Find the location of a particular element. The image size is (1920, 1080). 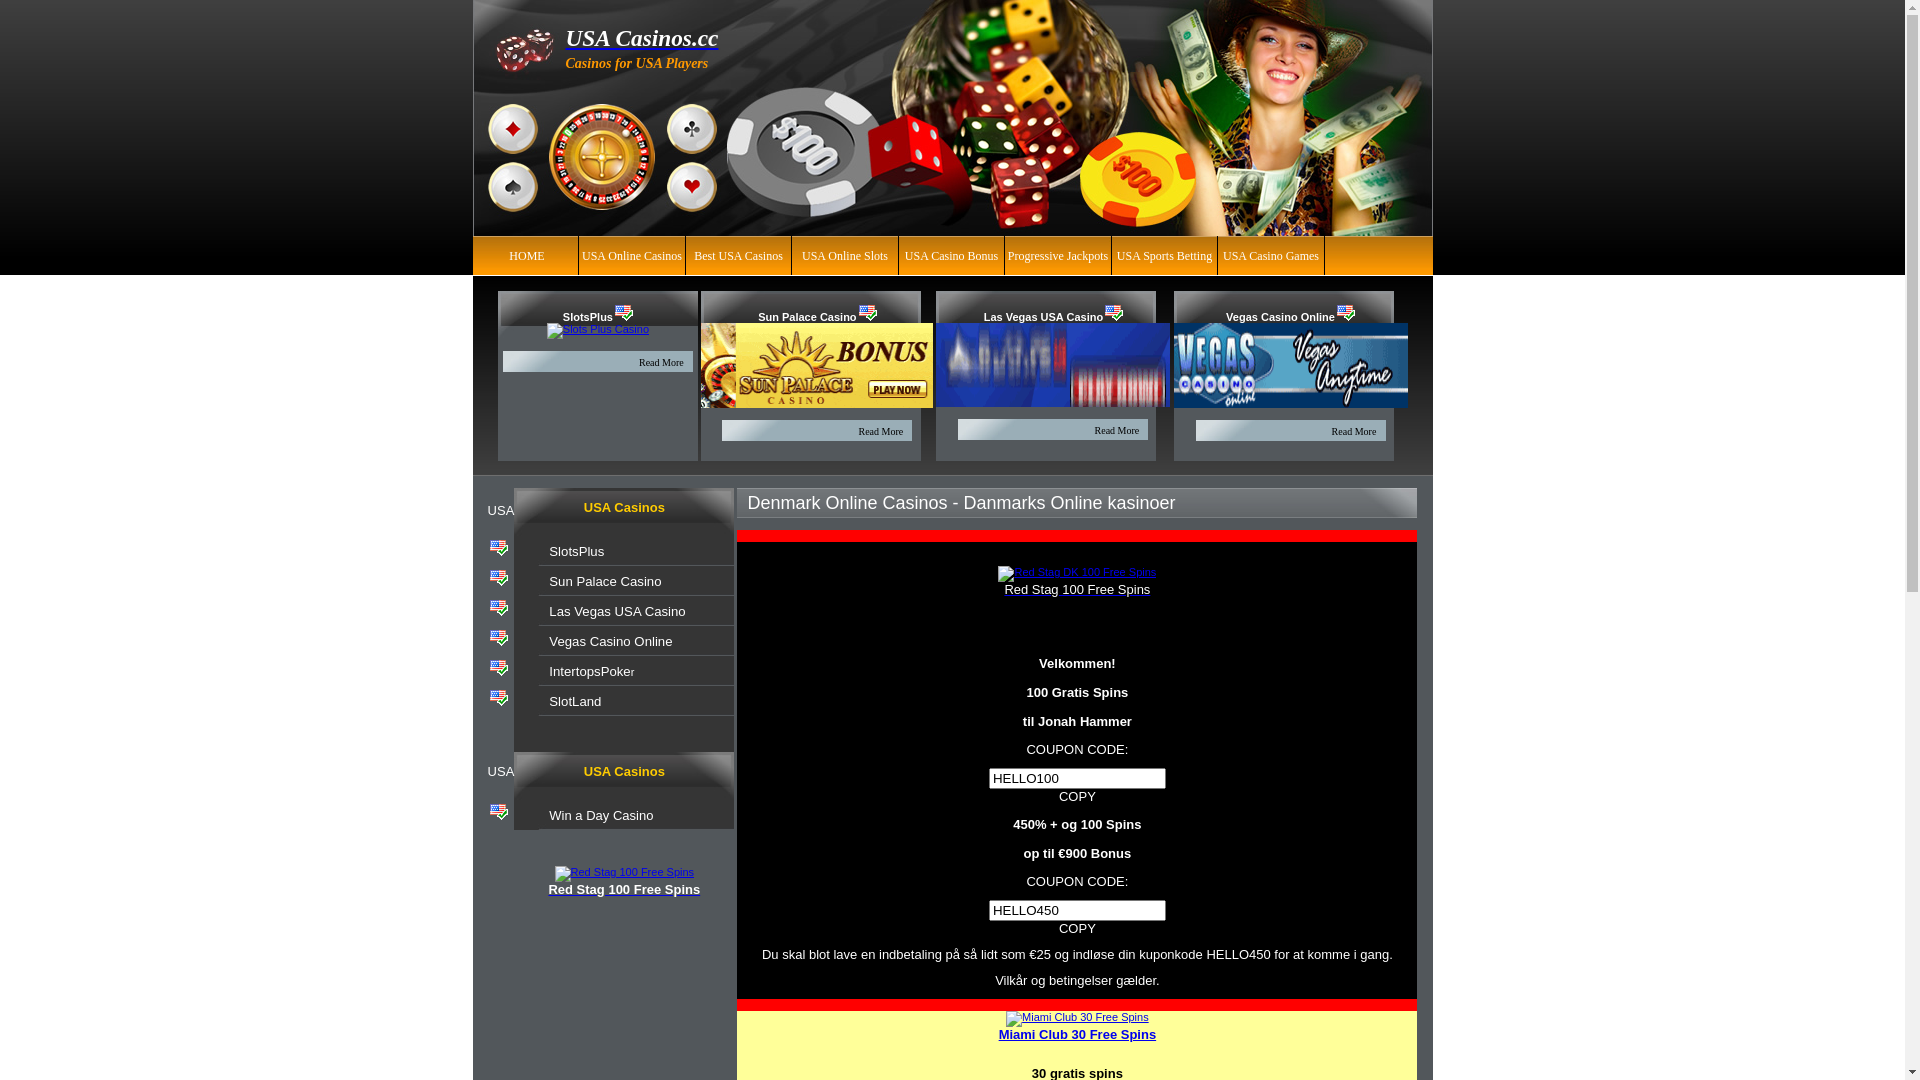

'Best USA Casinos' is located at coordinates (737, 253).